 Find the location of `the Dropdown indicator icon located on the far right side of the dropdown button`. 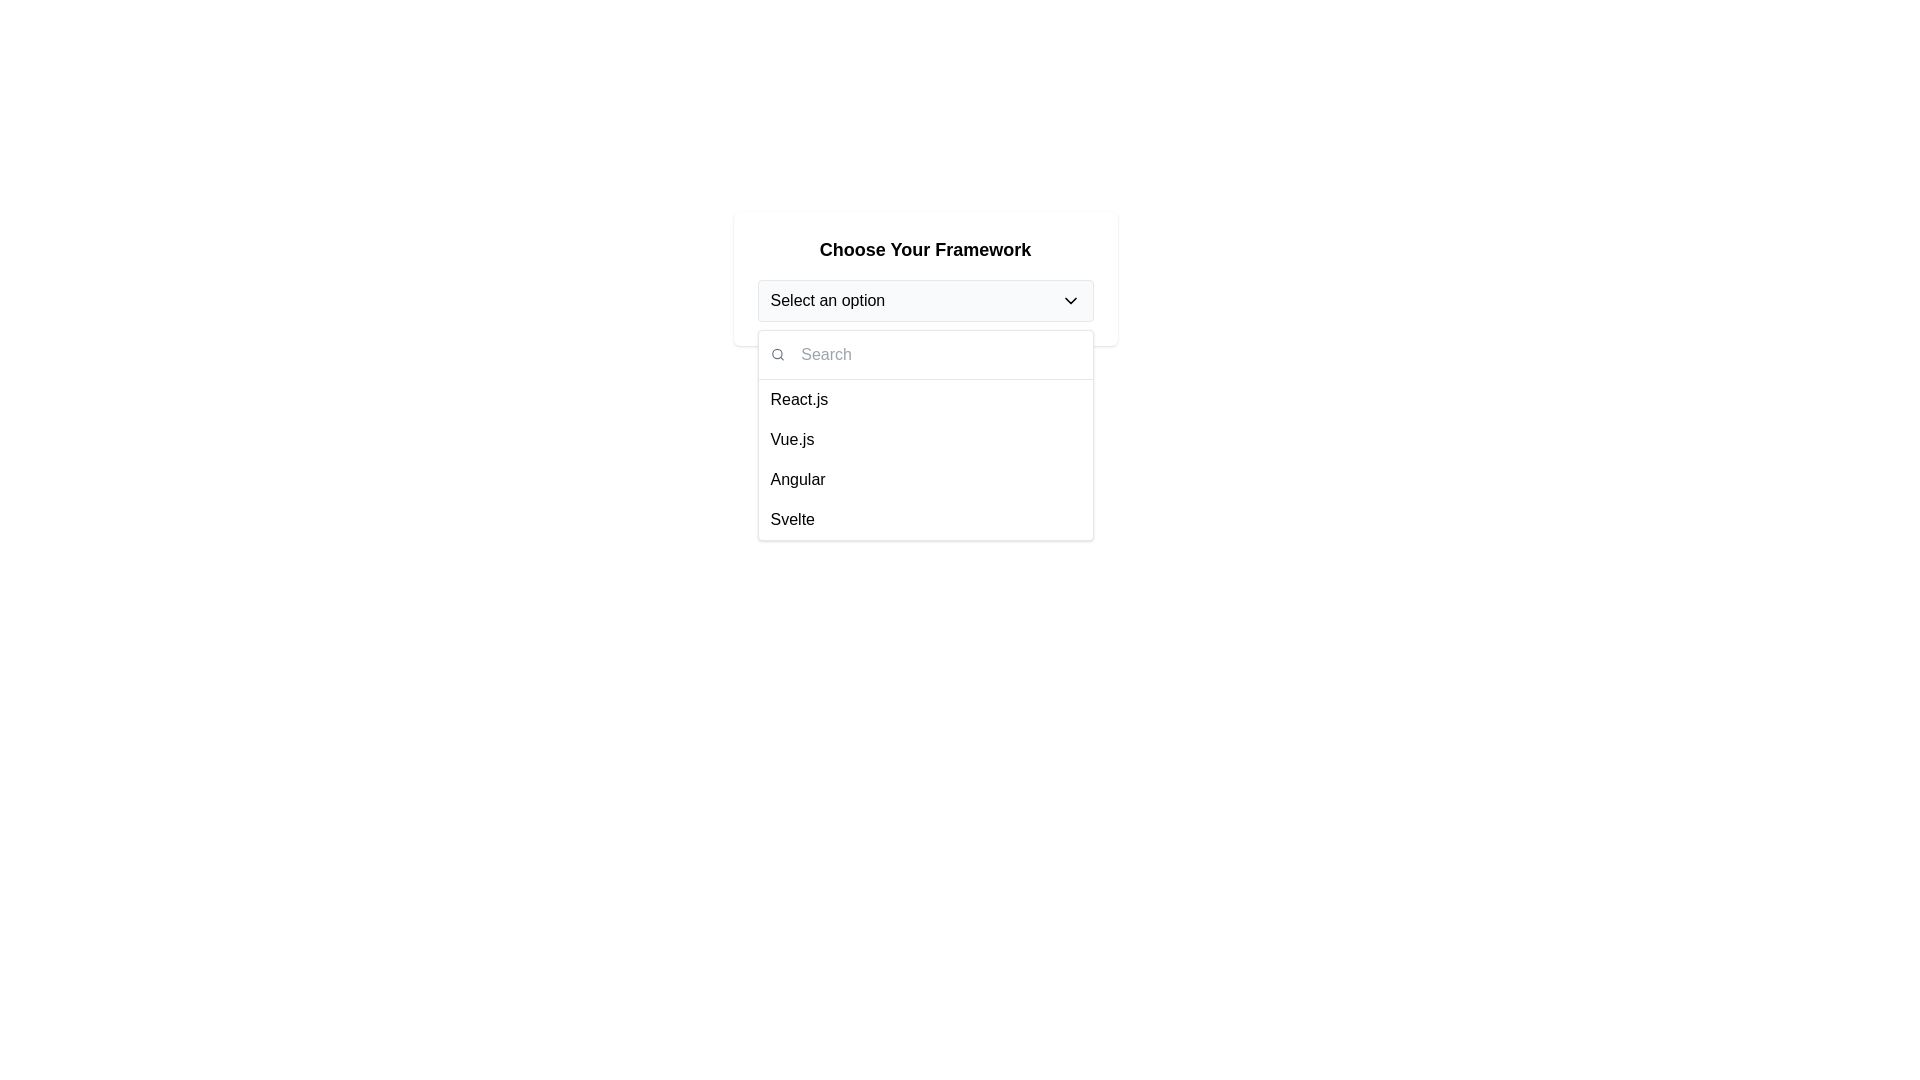

the Dropdown indicator icon located on the far right side of the dropdown button is located at coordinates (1069, 300).